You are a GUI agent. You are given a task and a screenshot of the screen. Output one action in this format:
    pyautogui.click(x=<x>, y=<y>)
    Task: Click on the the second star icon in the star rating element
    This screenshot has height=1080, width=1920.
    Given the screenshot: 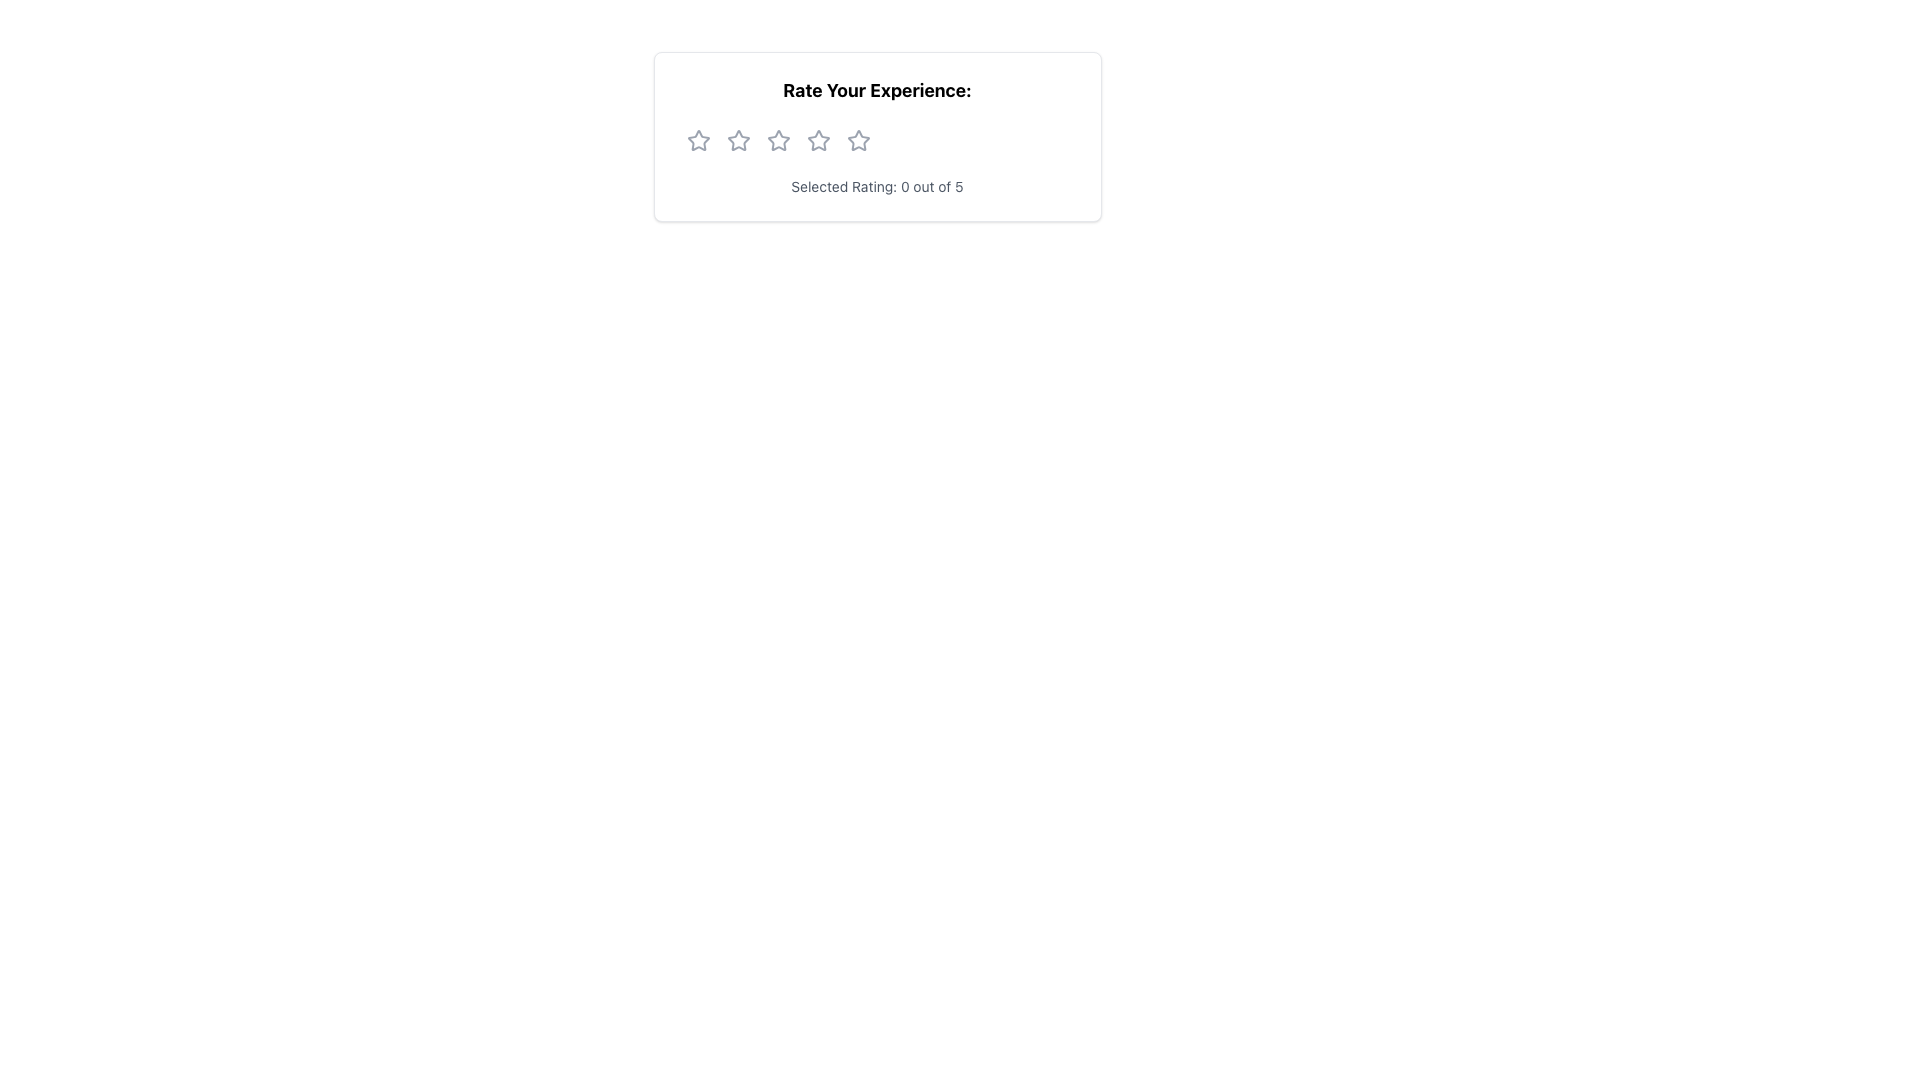 What is the action you would take?
    pyautogui.click(x=737, y=140)
    